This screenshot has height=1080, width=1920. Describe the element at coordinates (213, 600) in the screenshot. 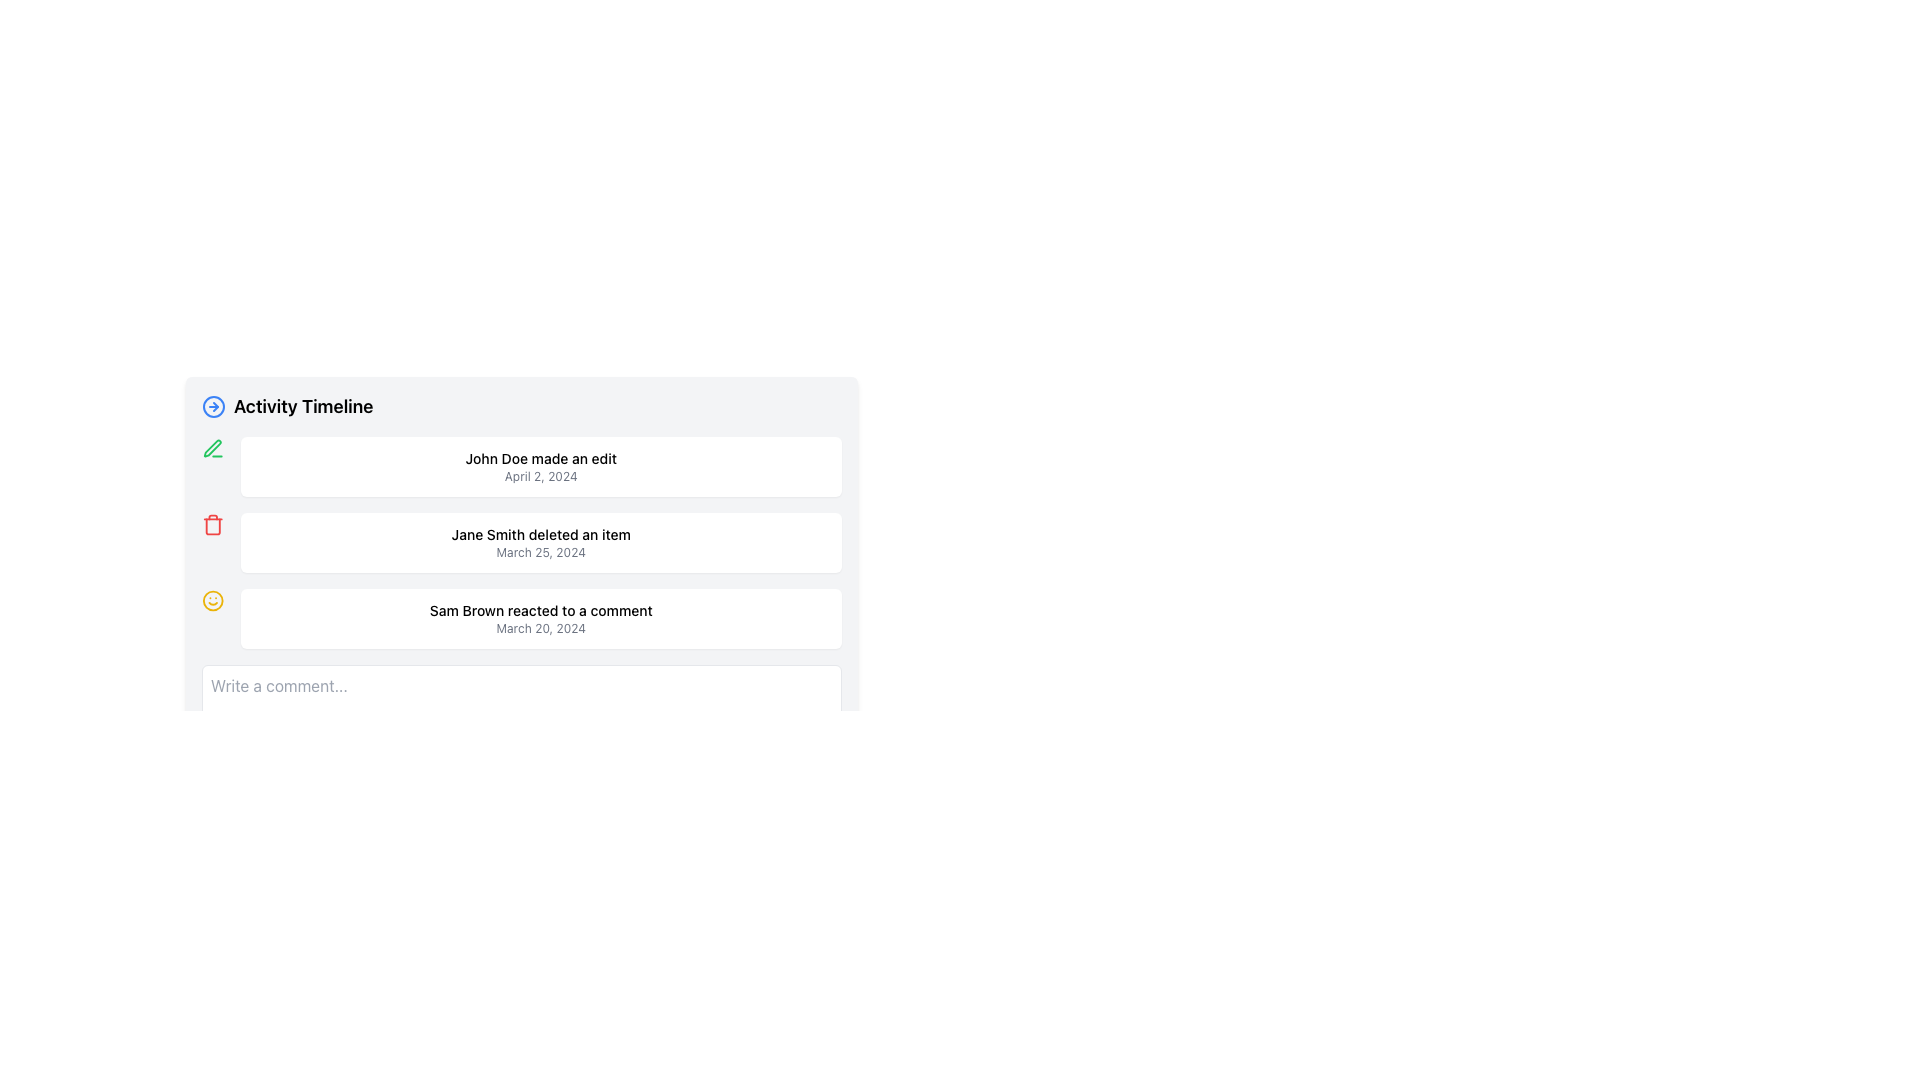

I see `the graphical icon (smiley face) indicating a positive reaction made by Sam Brown in the third entry of the 'Activity Timeline' section, next to the text 'Sam Brown reacted to a comment' dated March 20, 2024` at that location.